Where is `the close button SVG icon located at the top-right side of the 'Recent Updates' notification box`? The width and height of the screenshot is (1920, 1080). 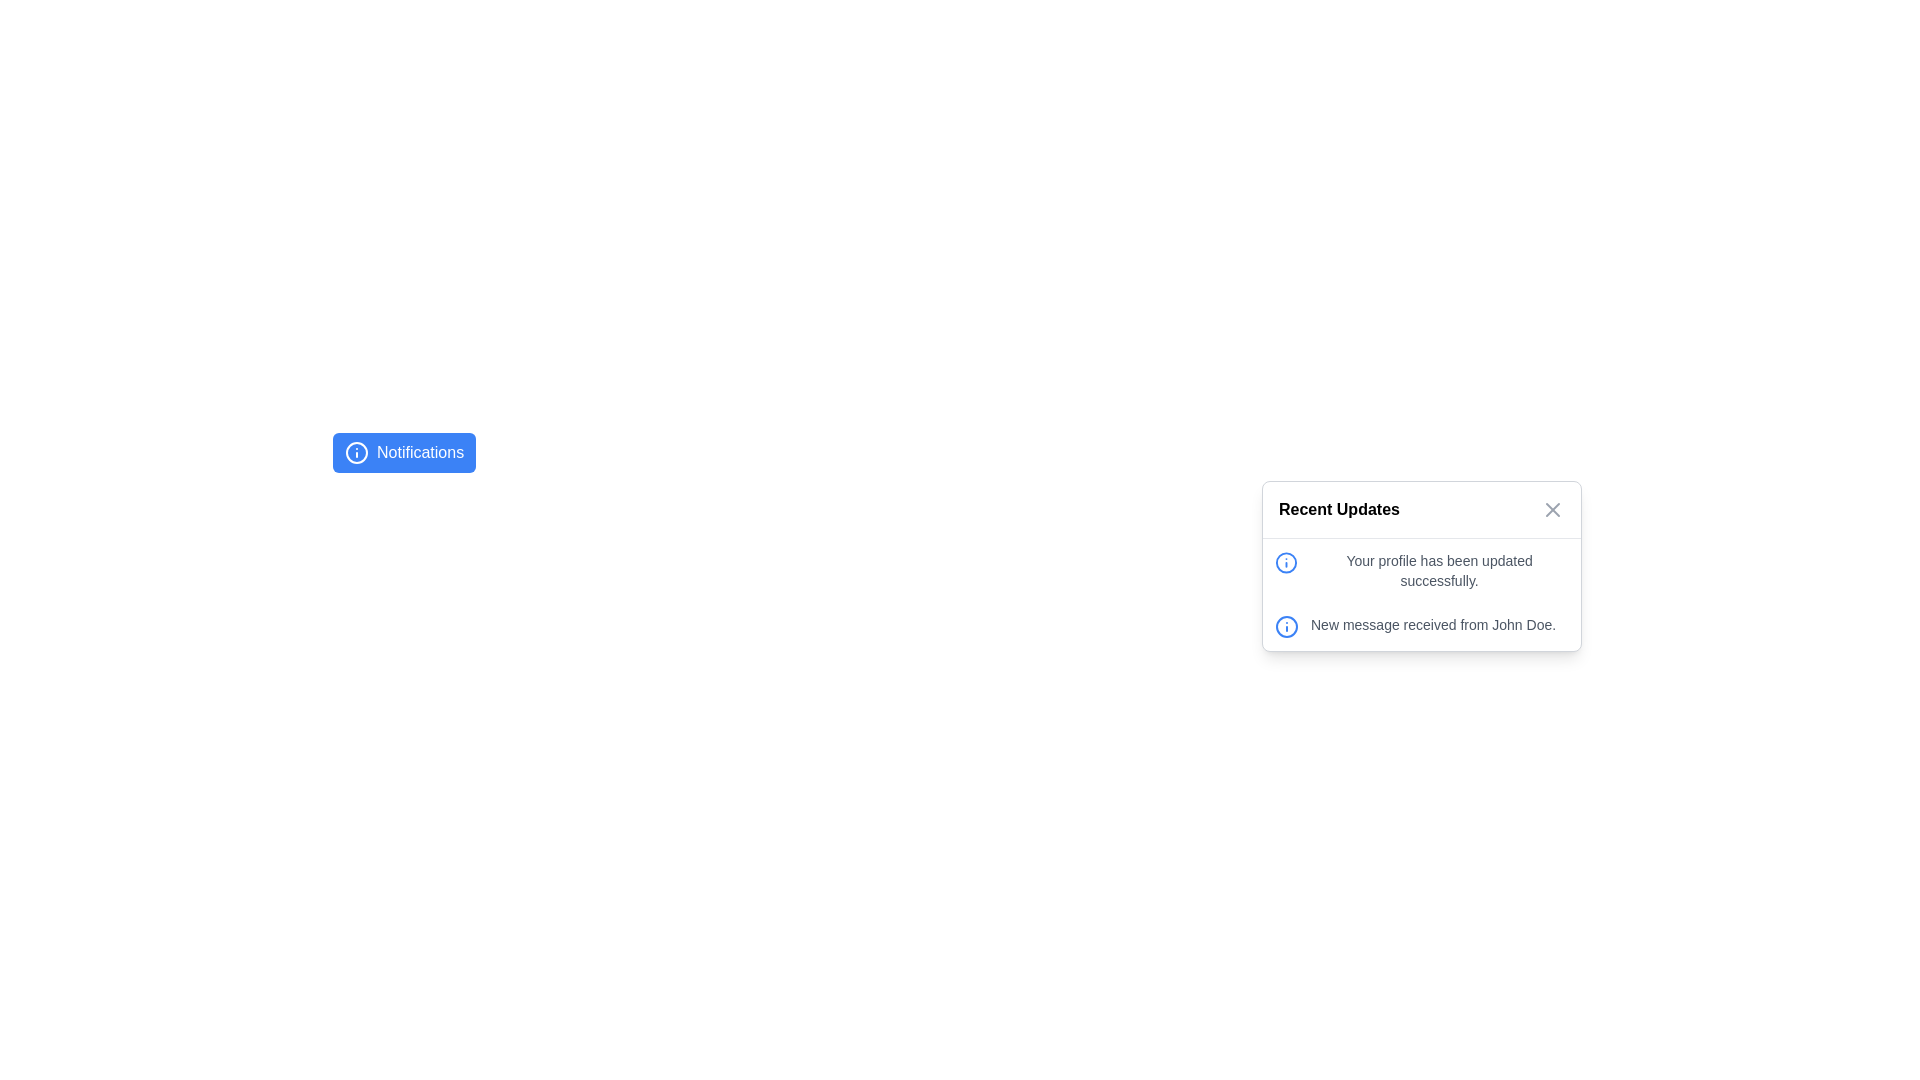 the close button SVG icon located at the top-right side of the 'Recent Updates' notification box is located at coordinates (1552, 508).